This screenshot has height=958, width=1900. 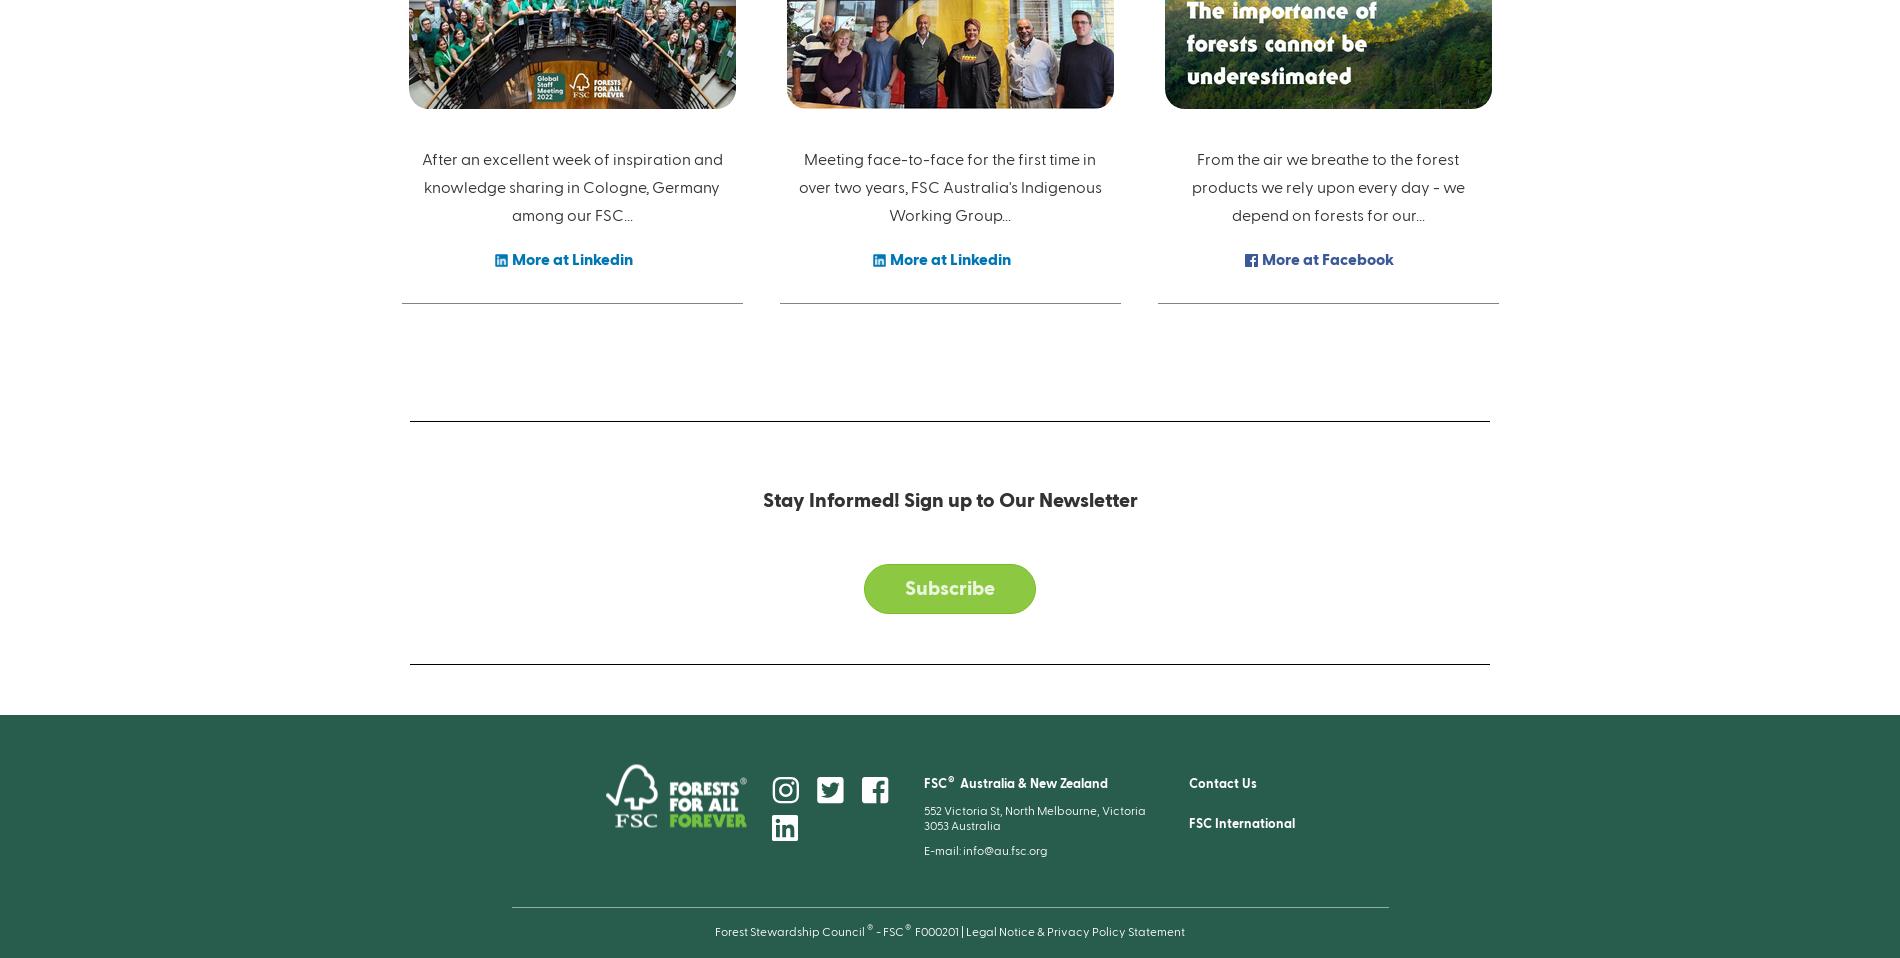 I want to click on 'Subscribe', so click(x=950, y=588).